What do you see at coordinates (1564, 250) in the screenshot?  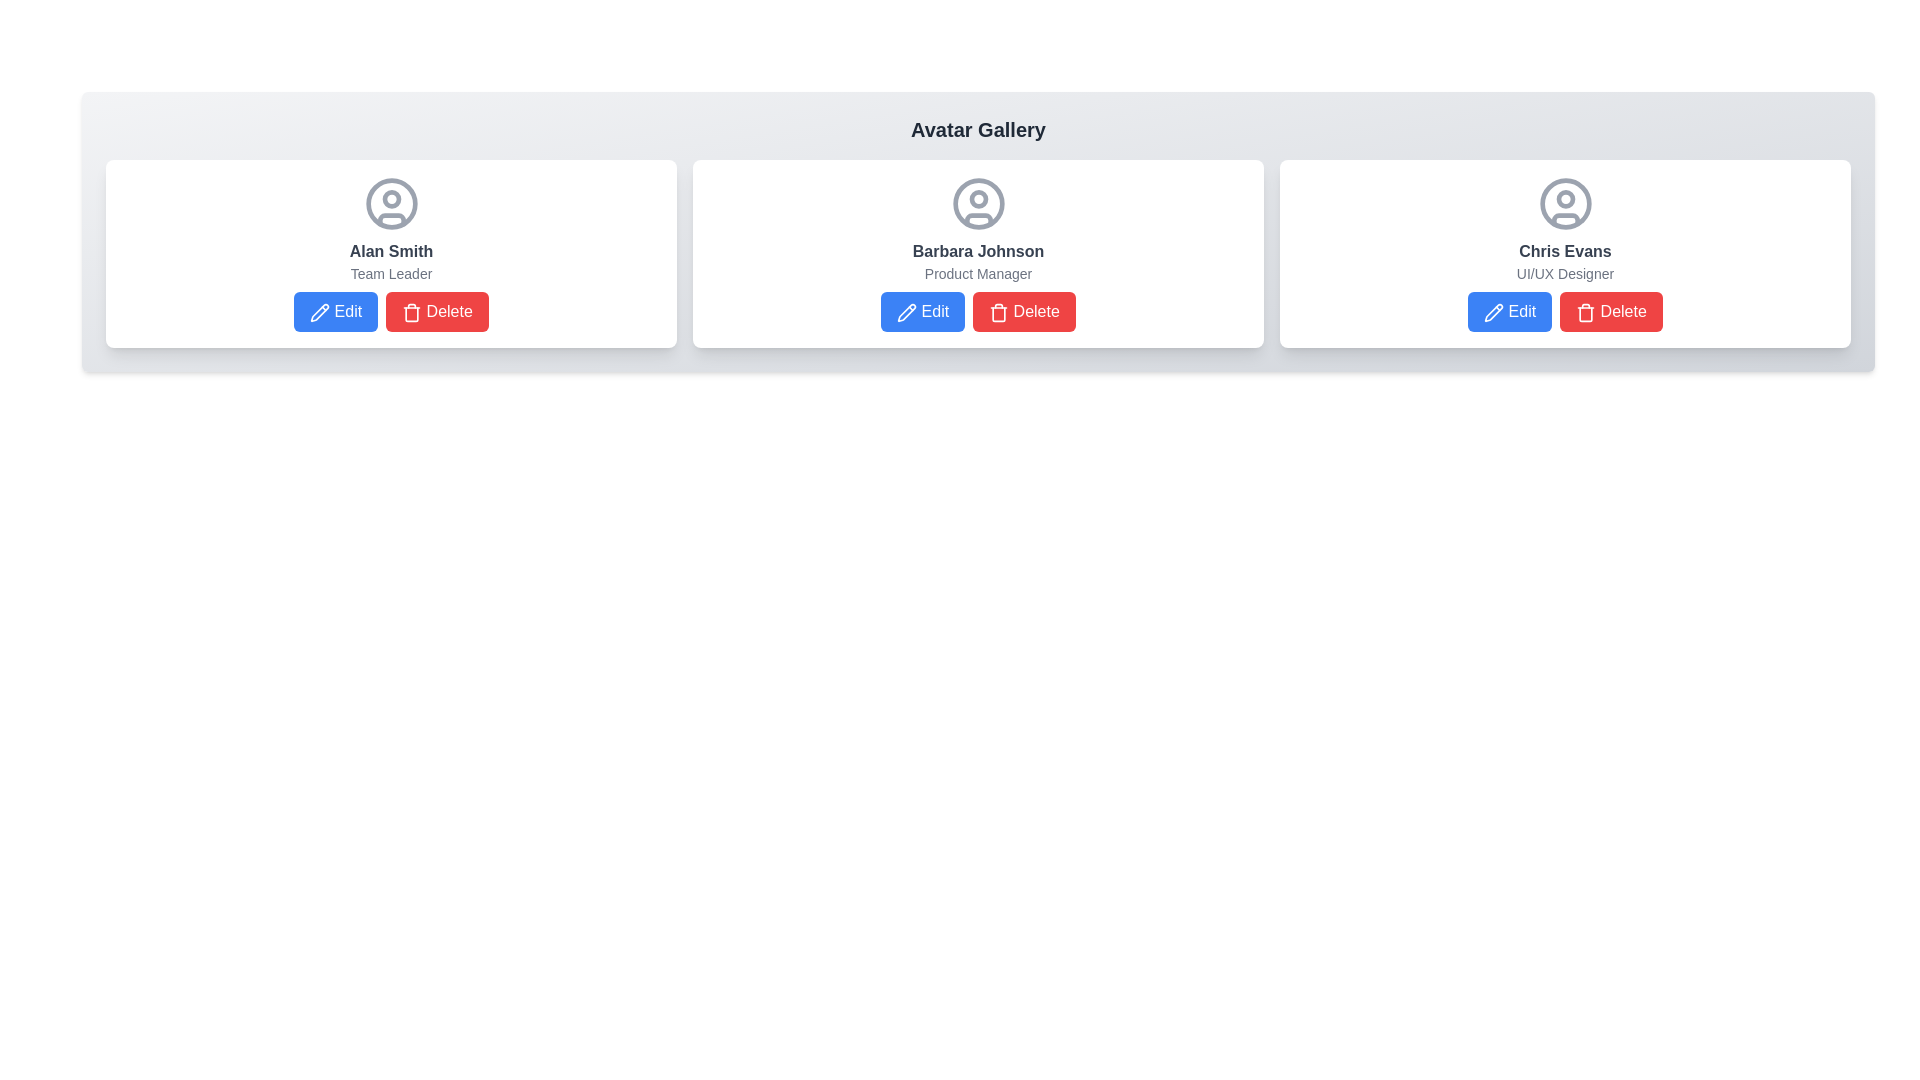 I see `the text label displaying 'Chris Evans' in bold gray font, which is located in the third profile card above the role description 'UI/UX Designer'` at bounding box center [1564, 250].